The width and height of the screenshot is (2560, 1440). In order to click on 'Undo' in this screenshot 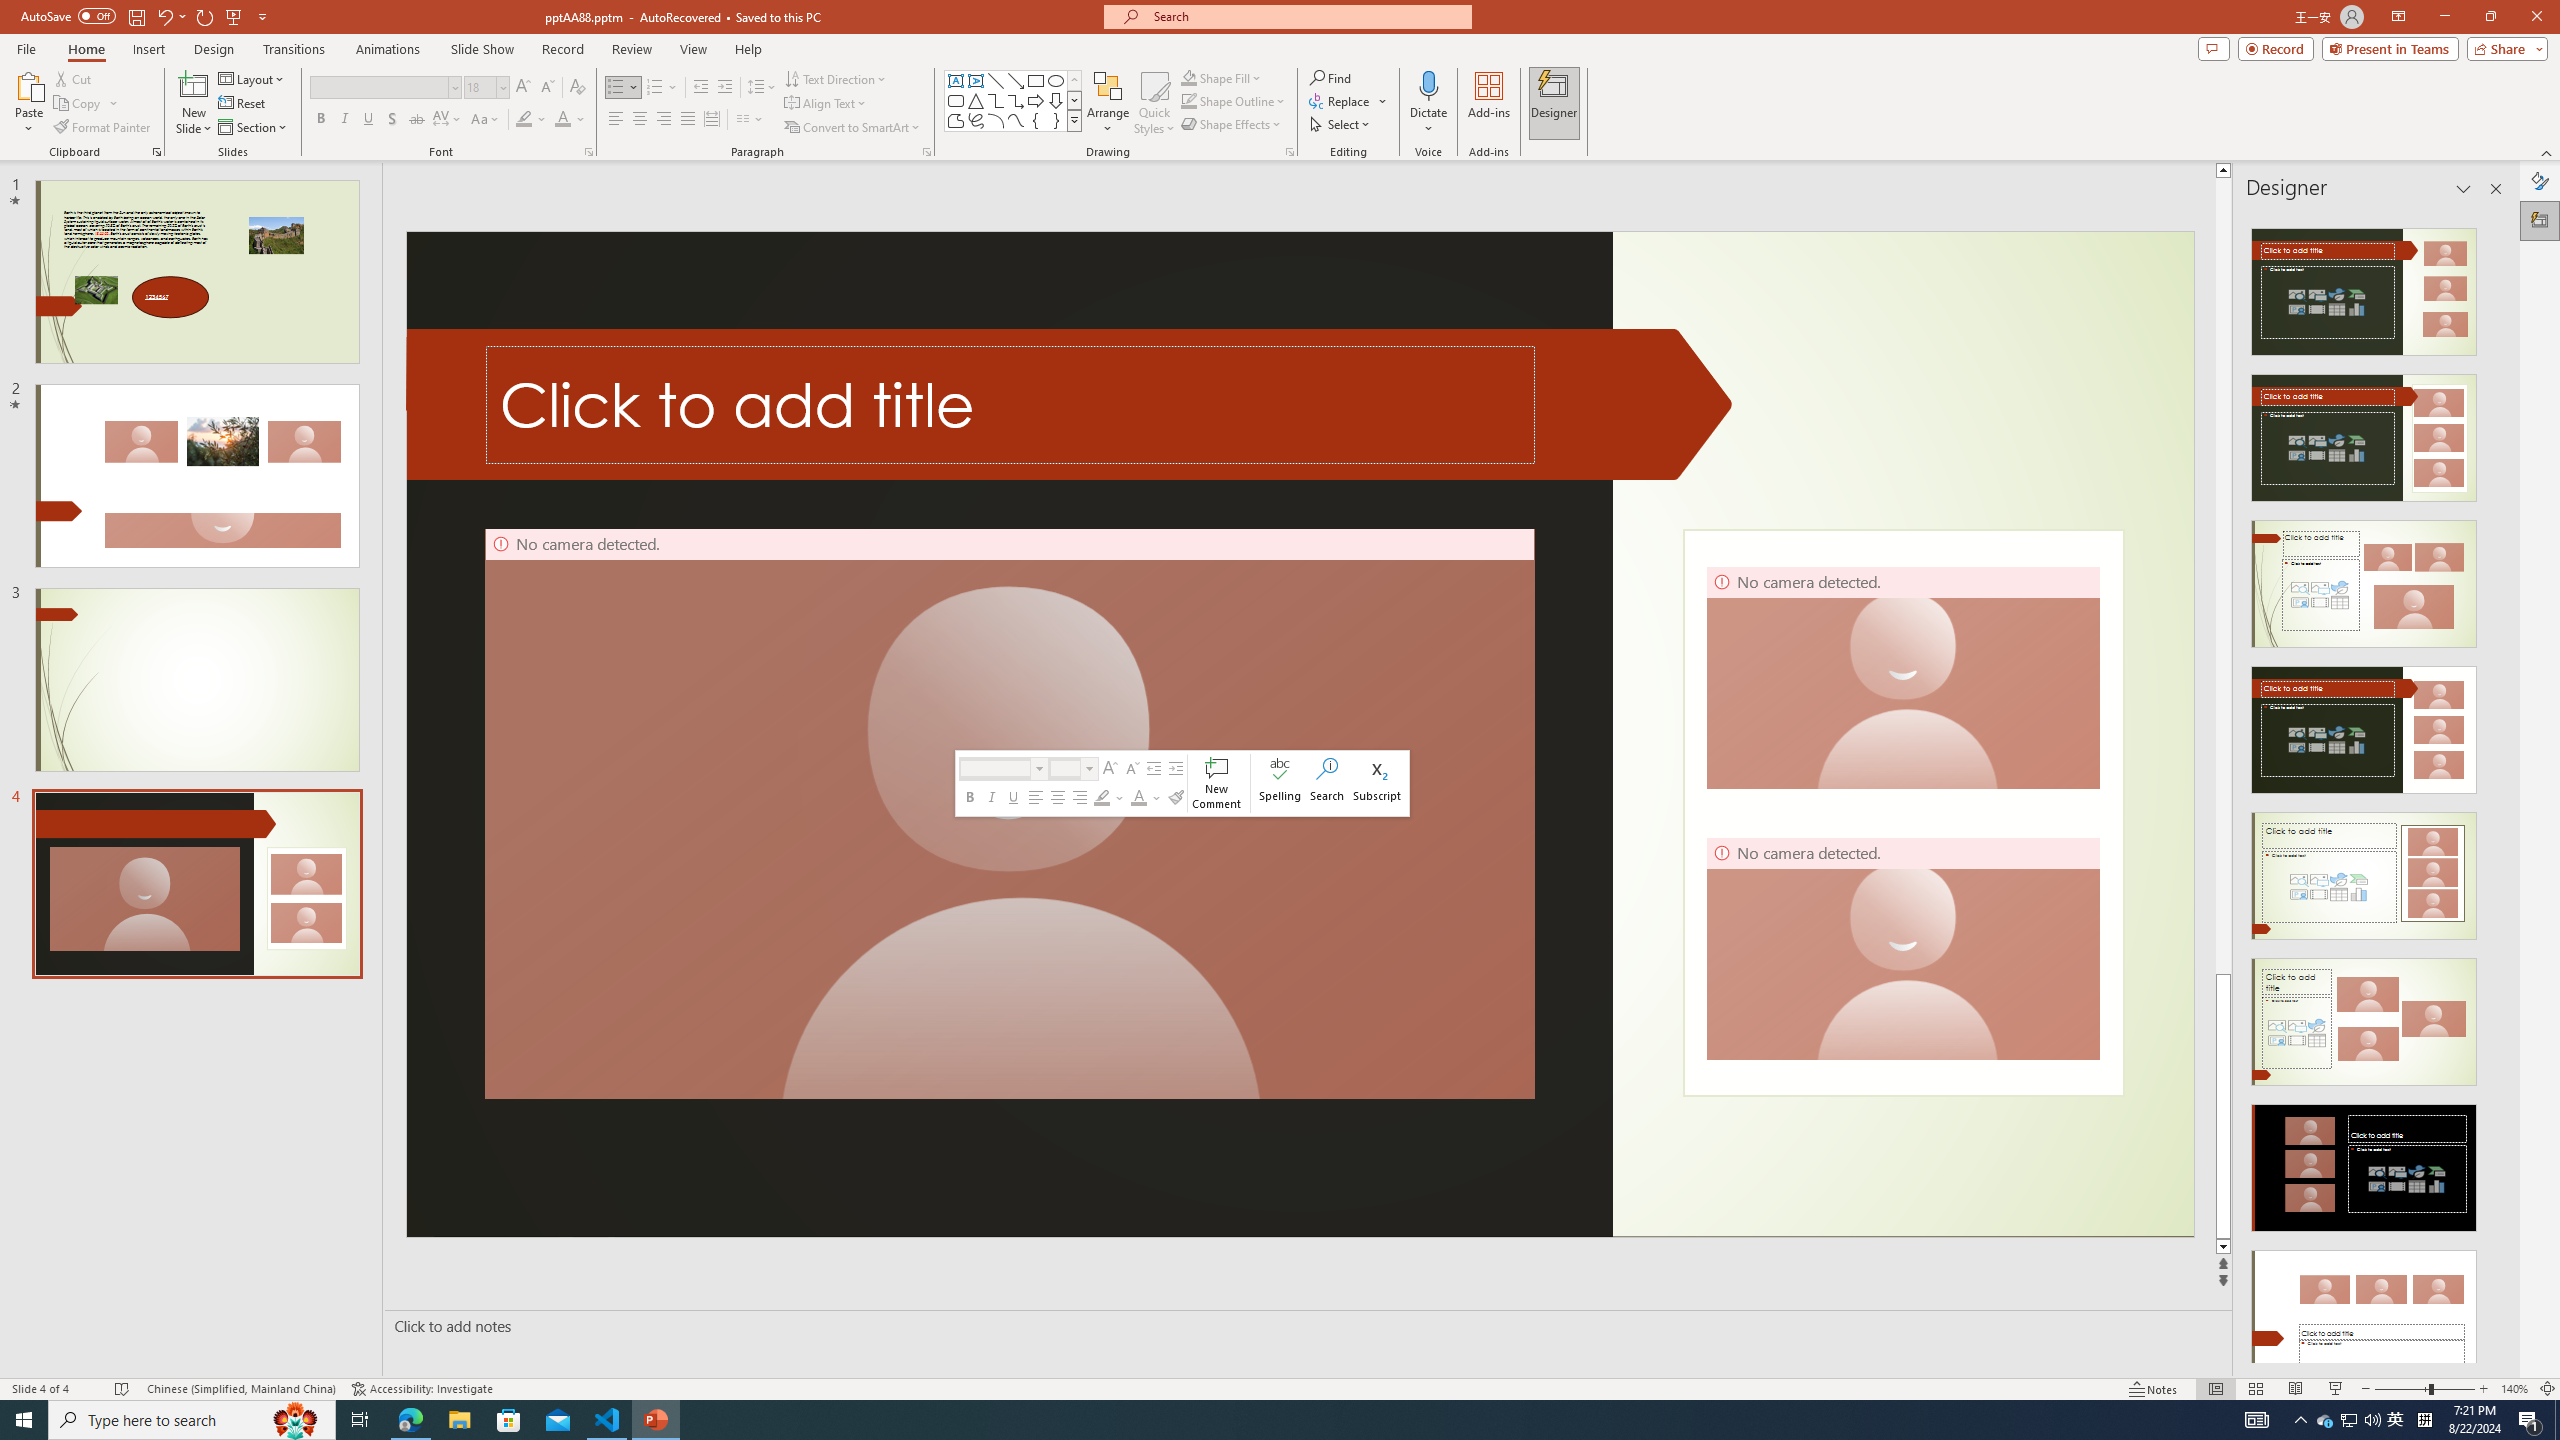, I will do `click(163, 15)`.